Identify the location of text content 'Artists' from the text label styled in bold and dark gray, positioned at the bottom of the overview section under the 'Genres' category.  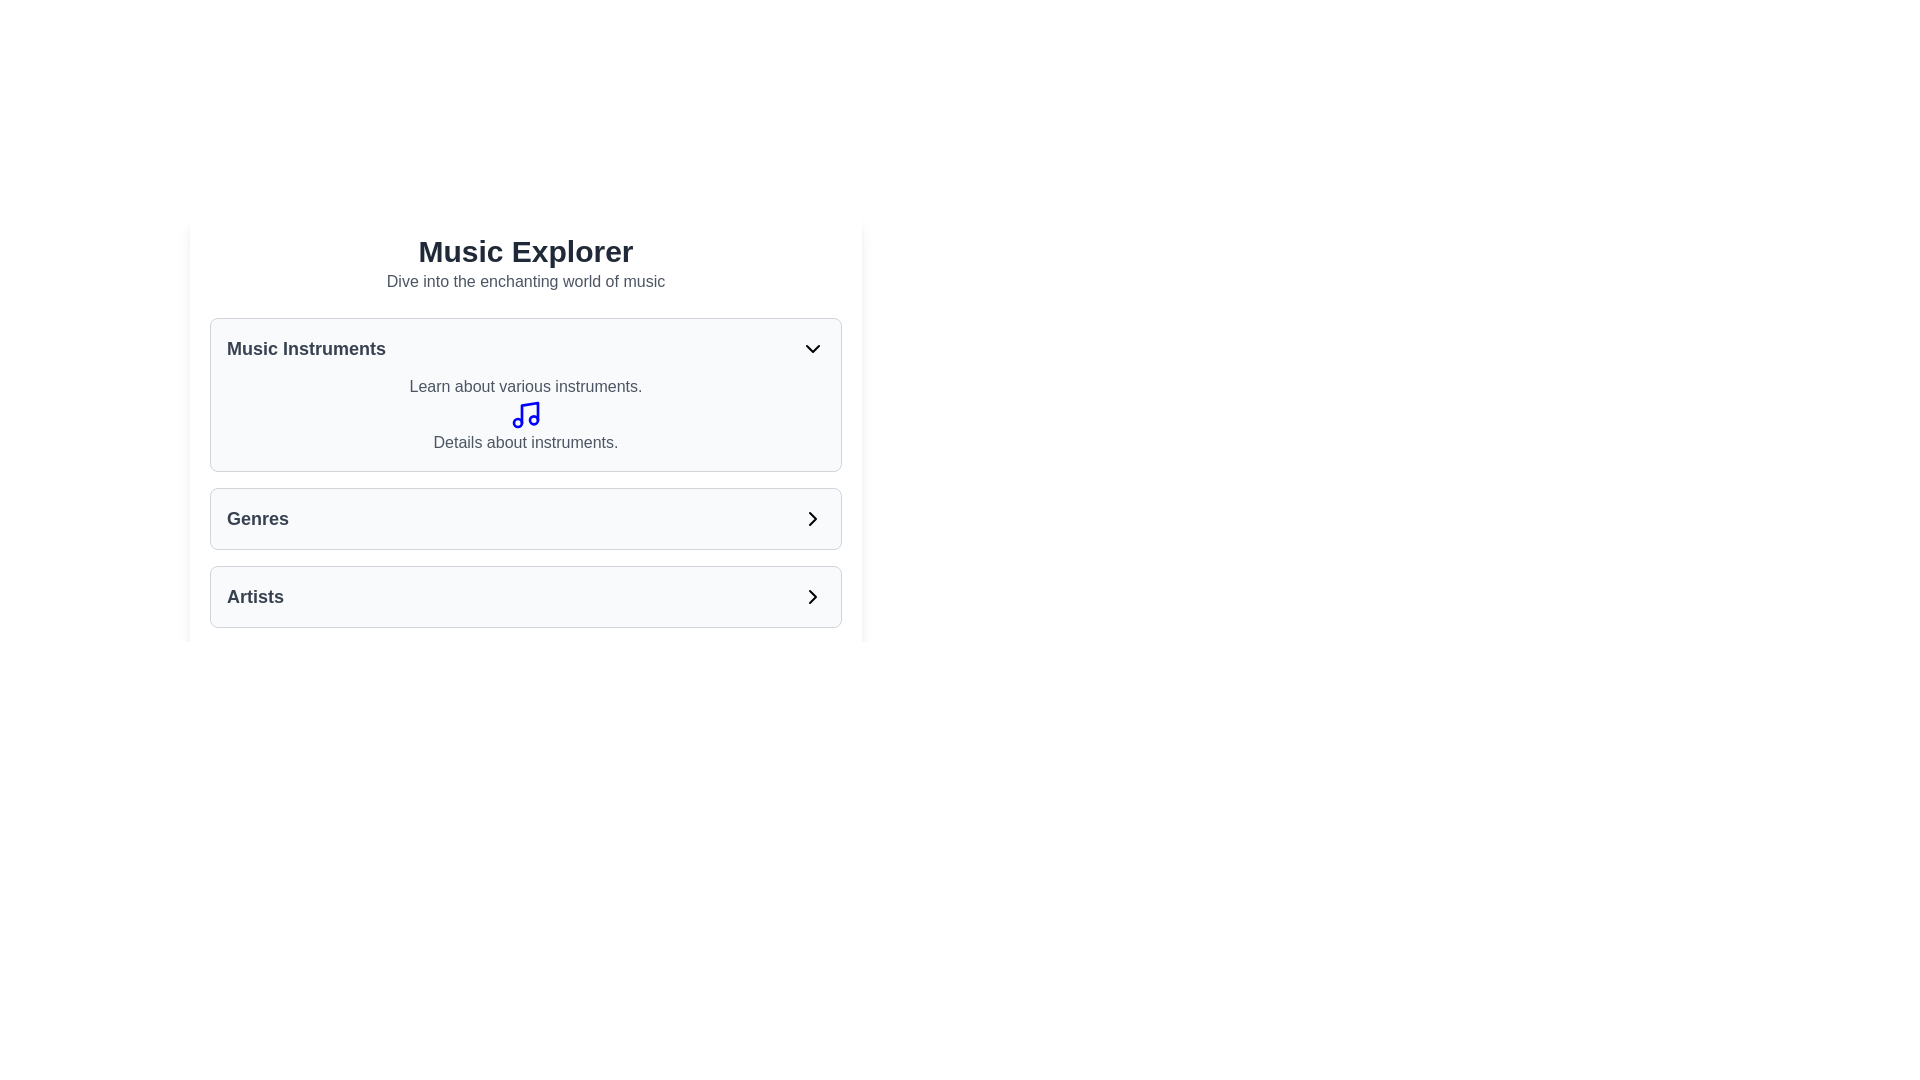
(254, 596).